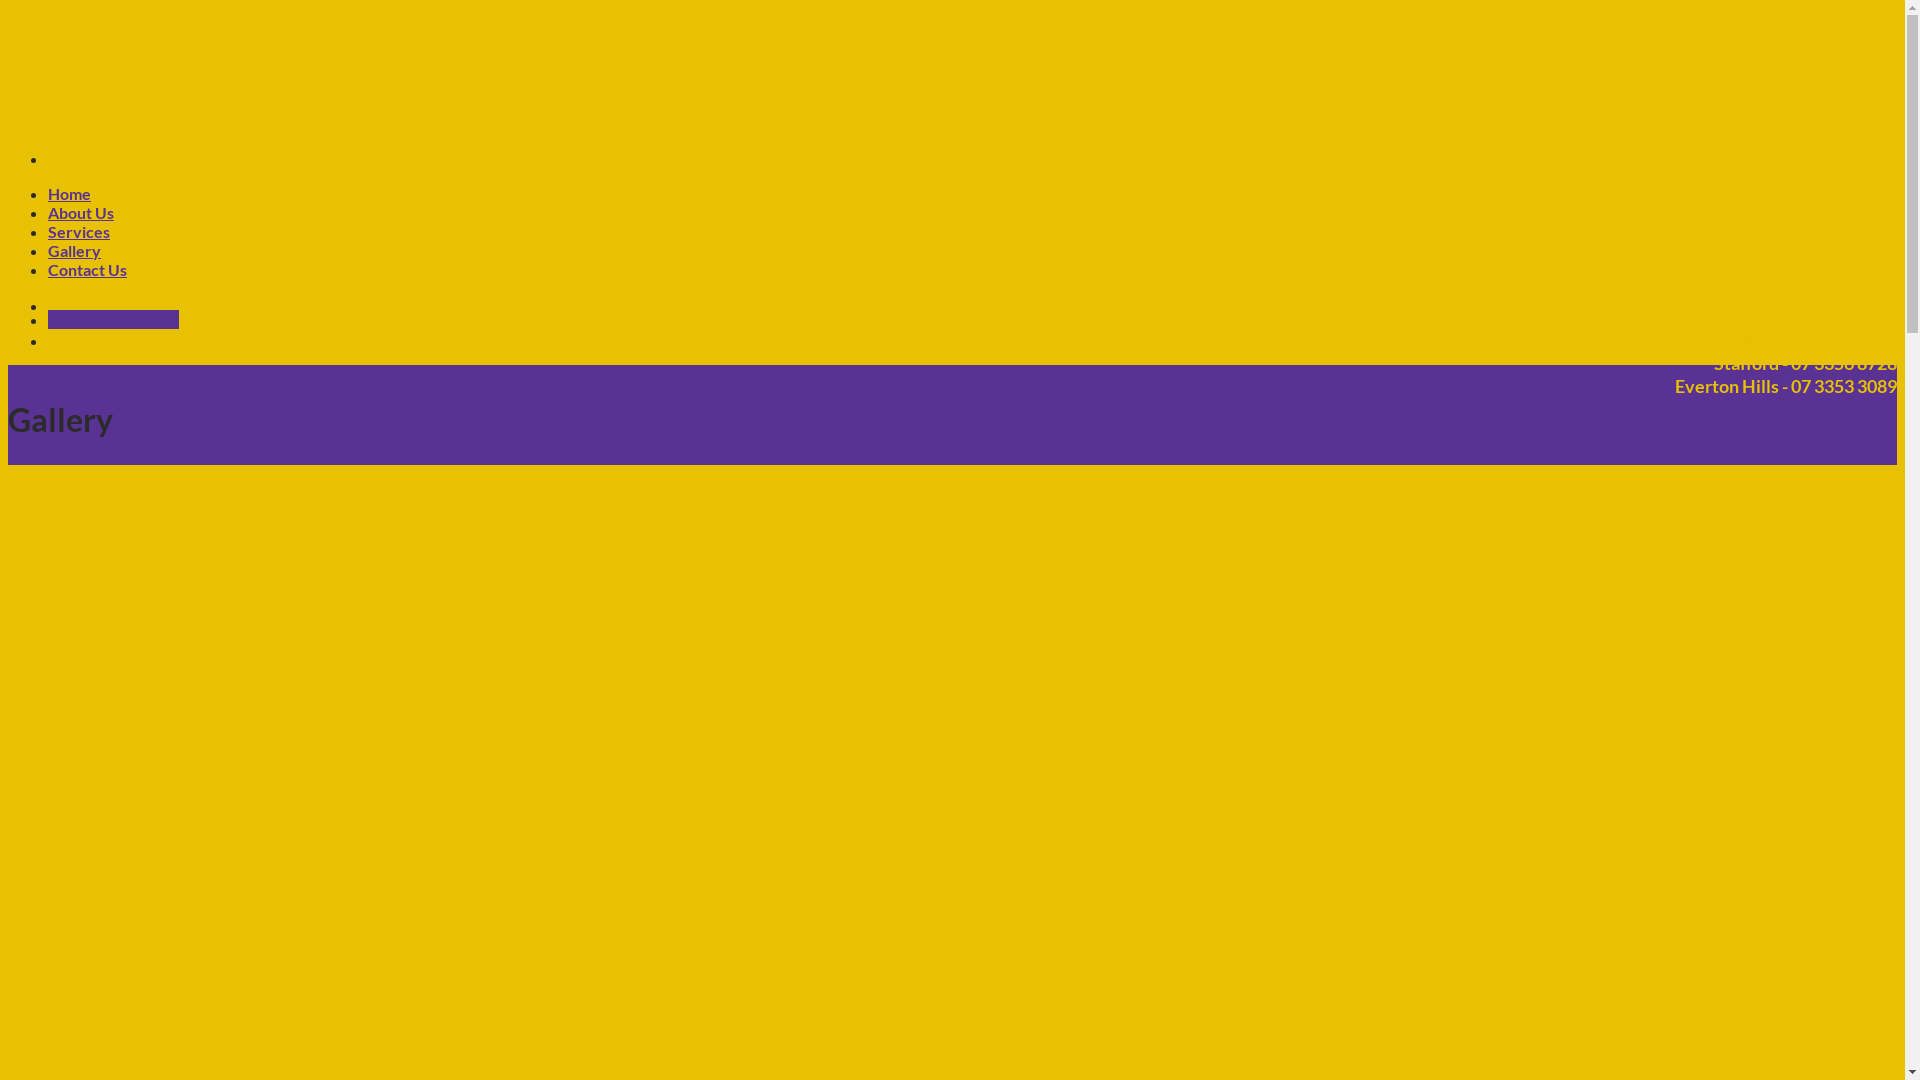  Describe the element at coordinates (48, 212) in the screenshot. I see `'About Us'` at that location.